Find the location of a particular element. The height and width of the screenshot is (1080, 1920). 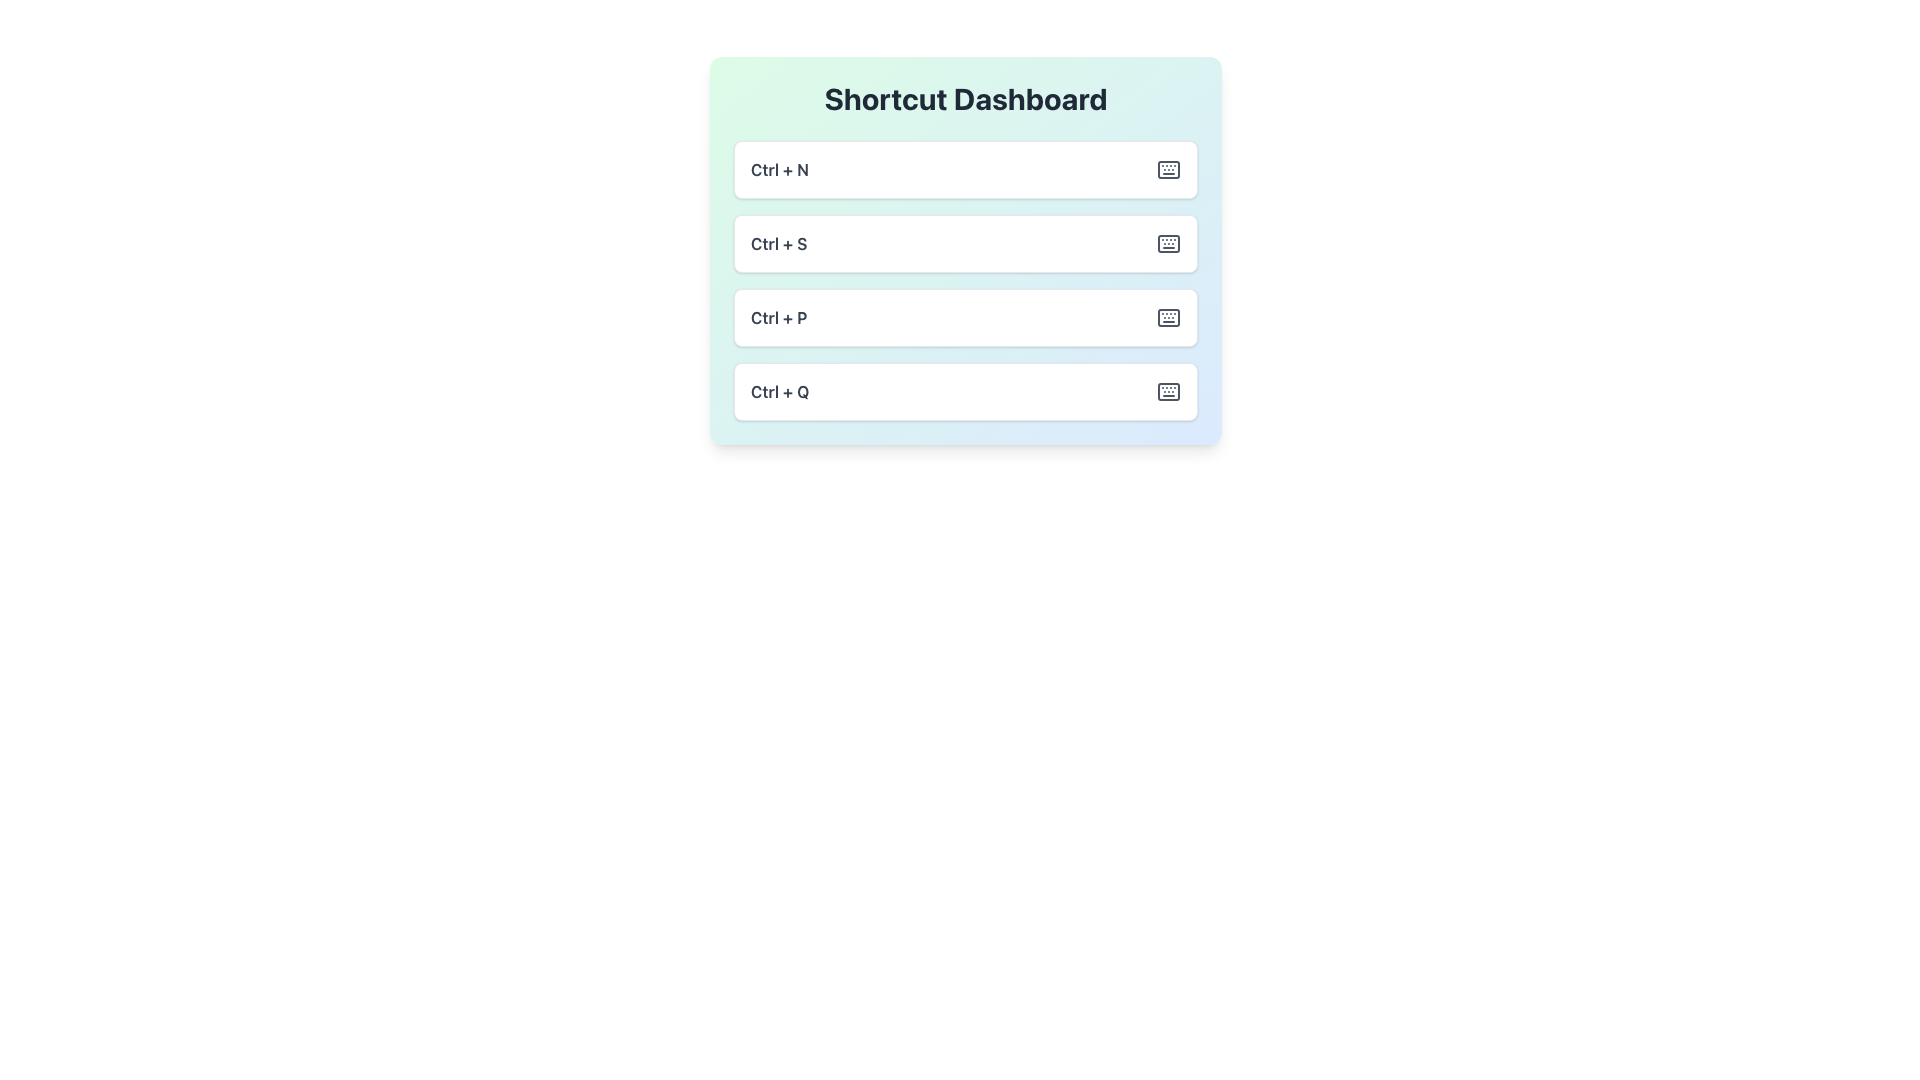

the keyboard icon located to the right of the text 'Ctrl + Q' in the Shortcut Dashboard UI for interaction is located at coordinates (1169, 392).